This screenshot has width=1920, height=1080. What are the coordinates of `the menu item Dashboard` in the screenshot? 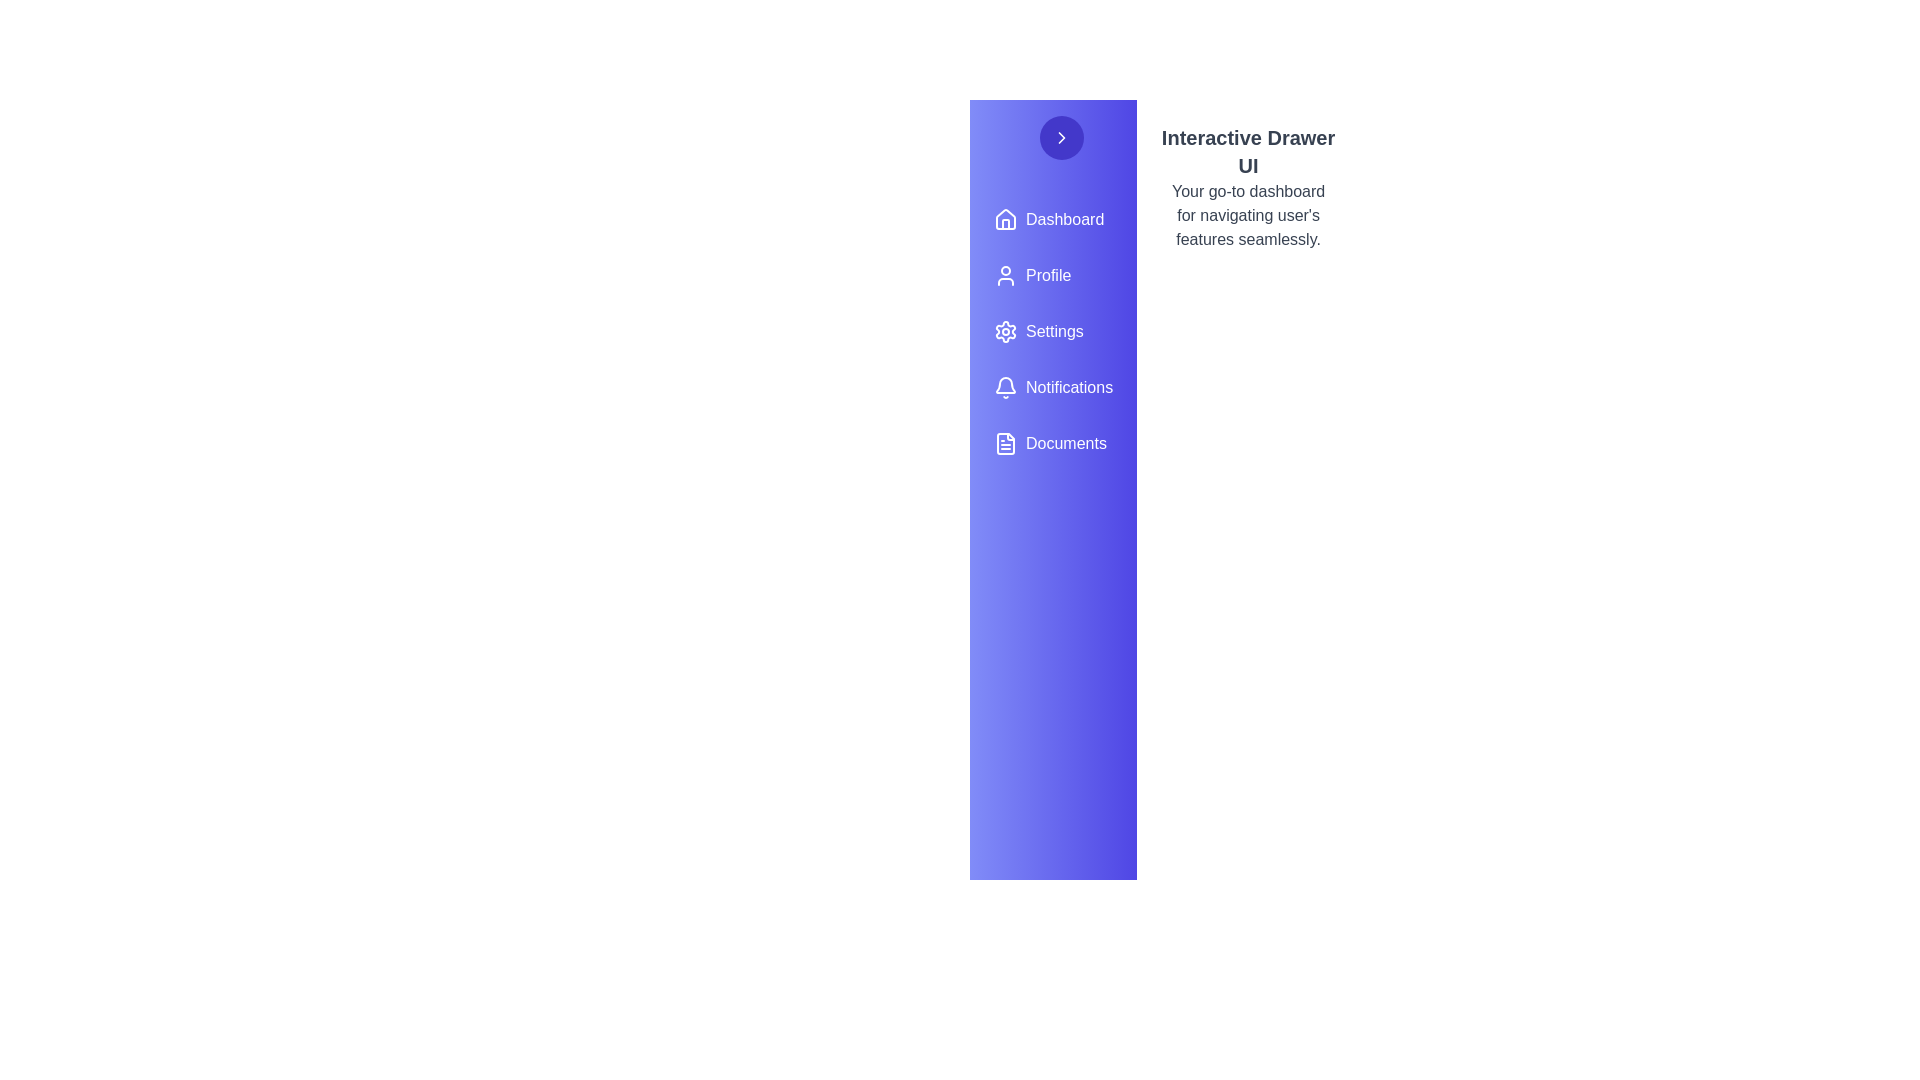 It's located at (1052, 219).